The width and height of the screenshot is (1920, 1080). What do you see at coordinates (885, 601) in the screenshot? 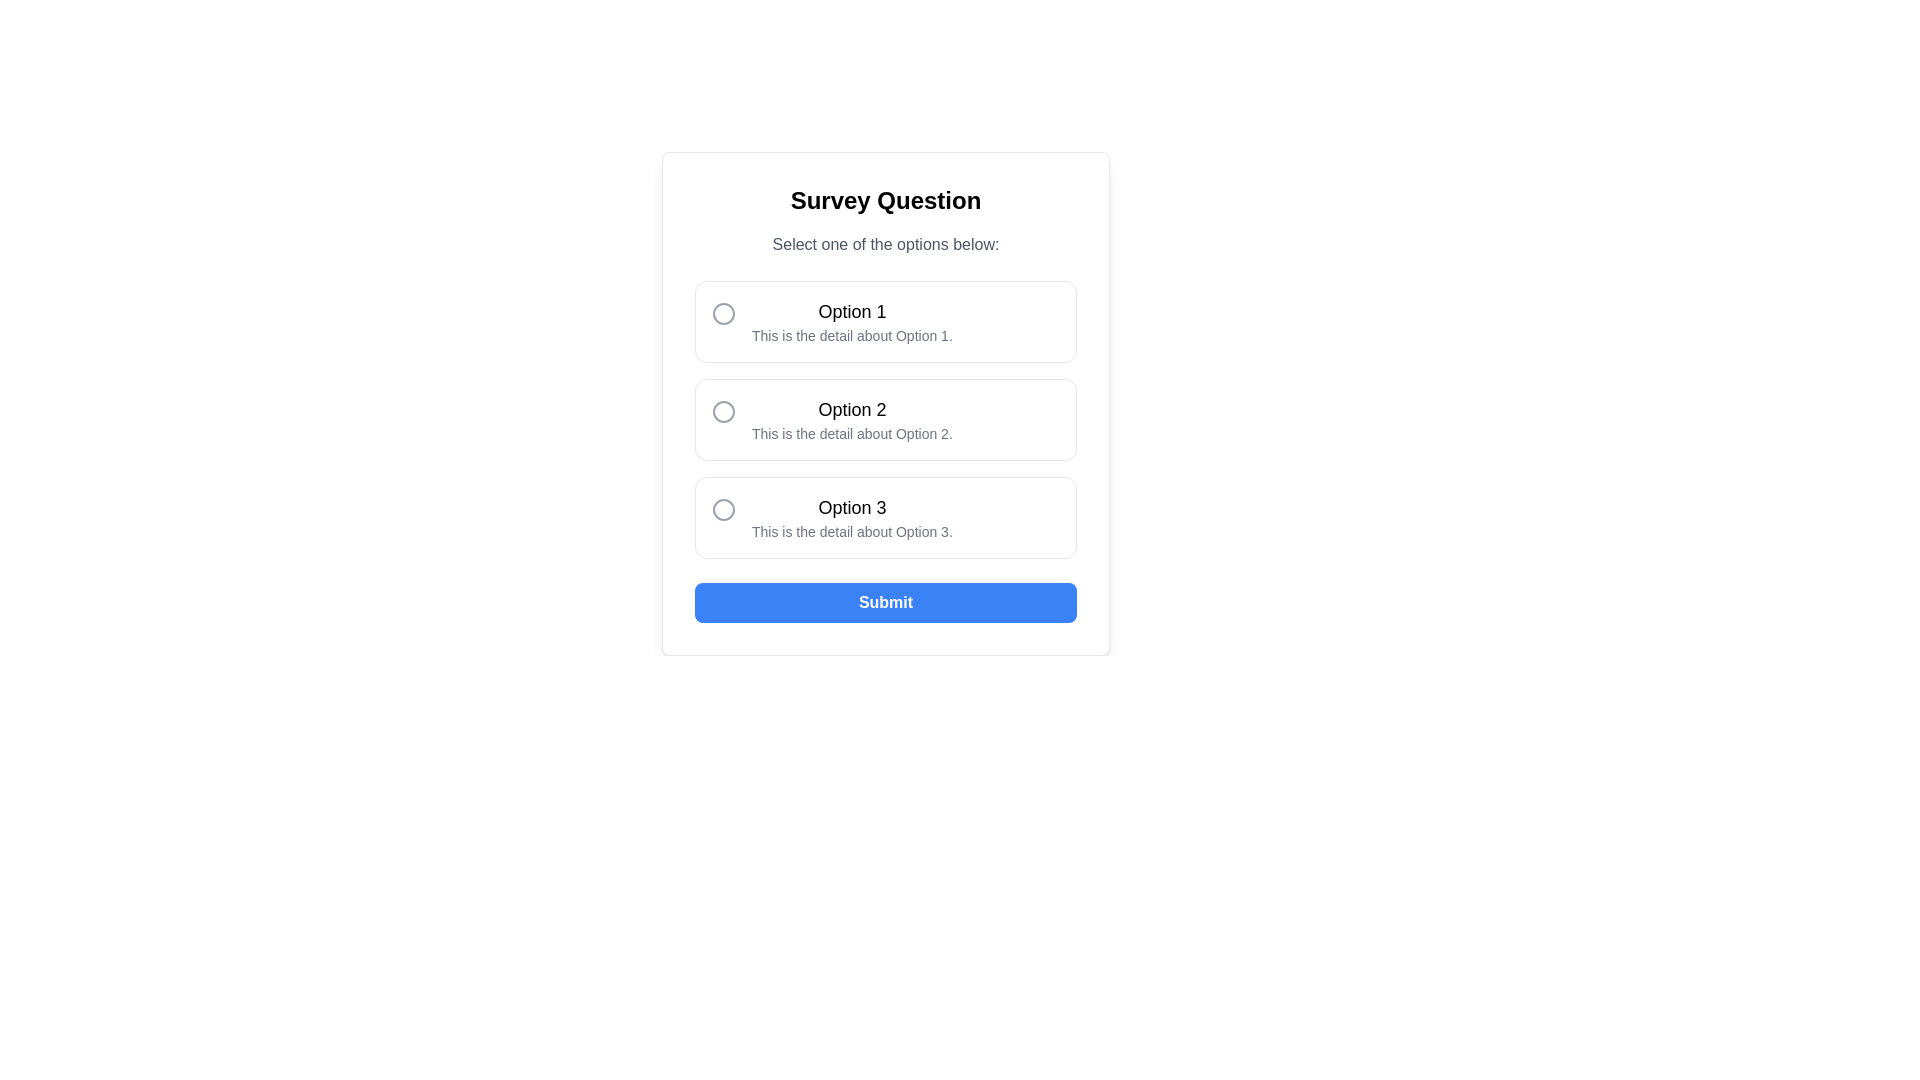
I see `the 'Submit' button, which is a rectangular button with a solid blue background and white text, located at the bottom of the survey form` at bounding box center [885, 601].